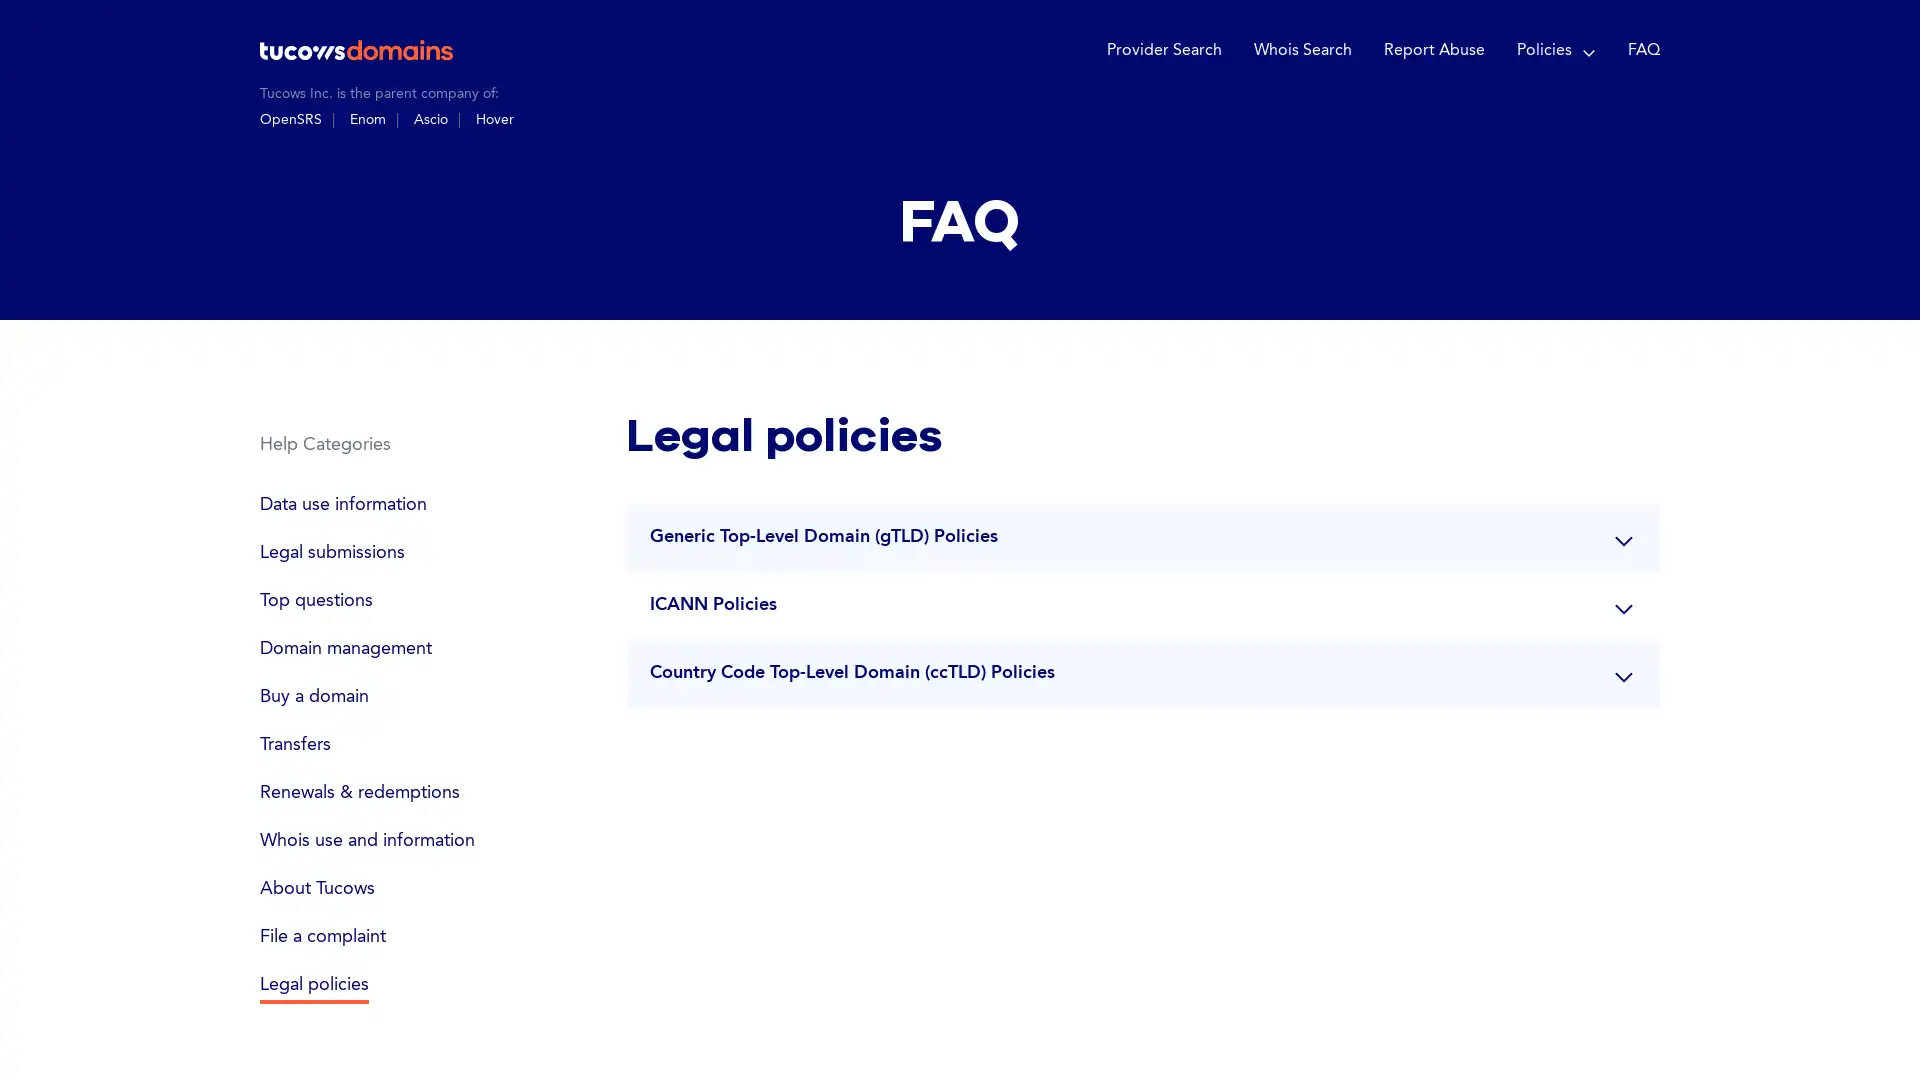 The image size is (1920, 1080). What do you see at coordinates (1142, 603) in the screenshot?
I see `ICANN Policies` at bounding box center [1142, 603].